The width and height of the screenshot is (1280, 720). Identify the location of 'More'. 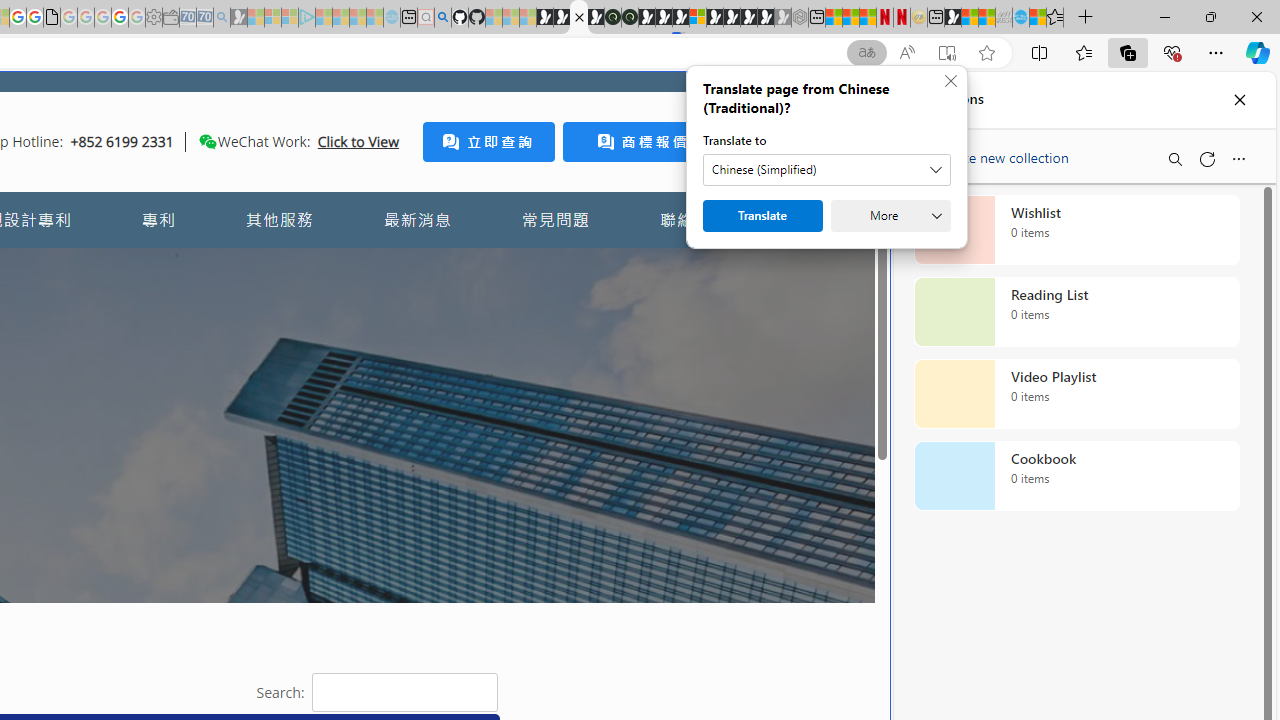
(889, 216).